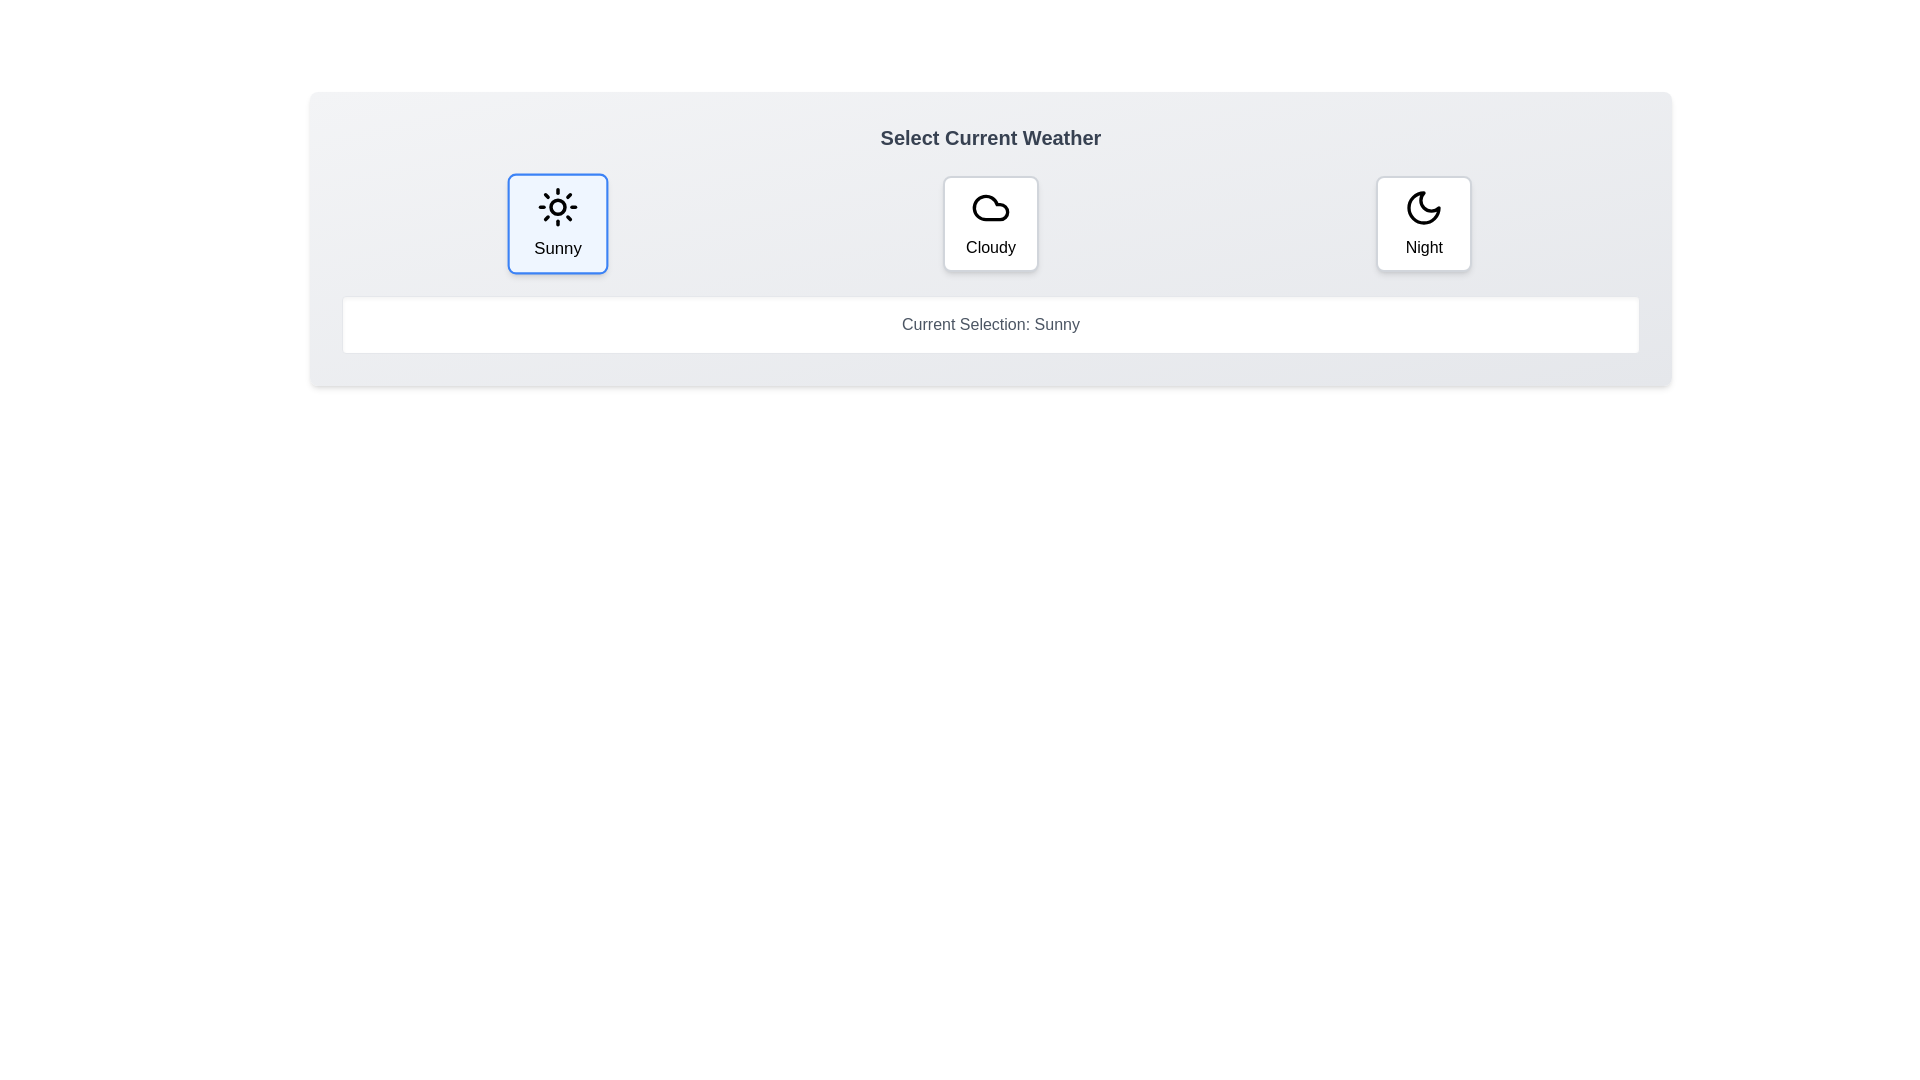  I want to click on the Cloudy button to observe its hover effect, so click(989, 223).